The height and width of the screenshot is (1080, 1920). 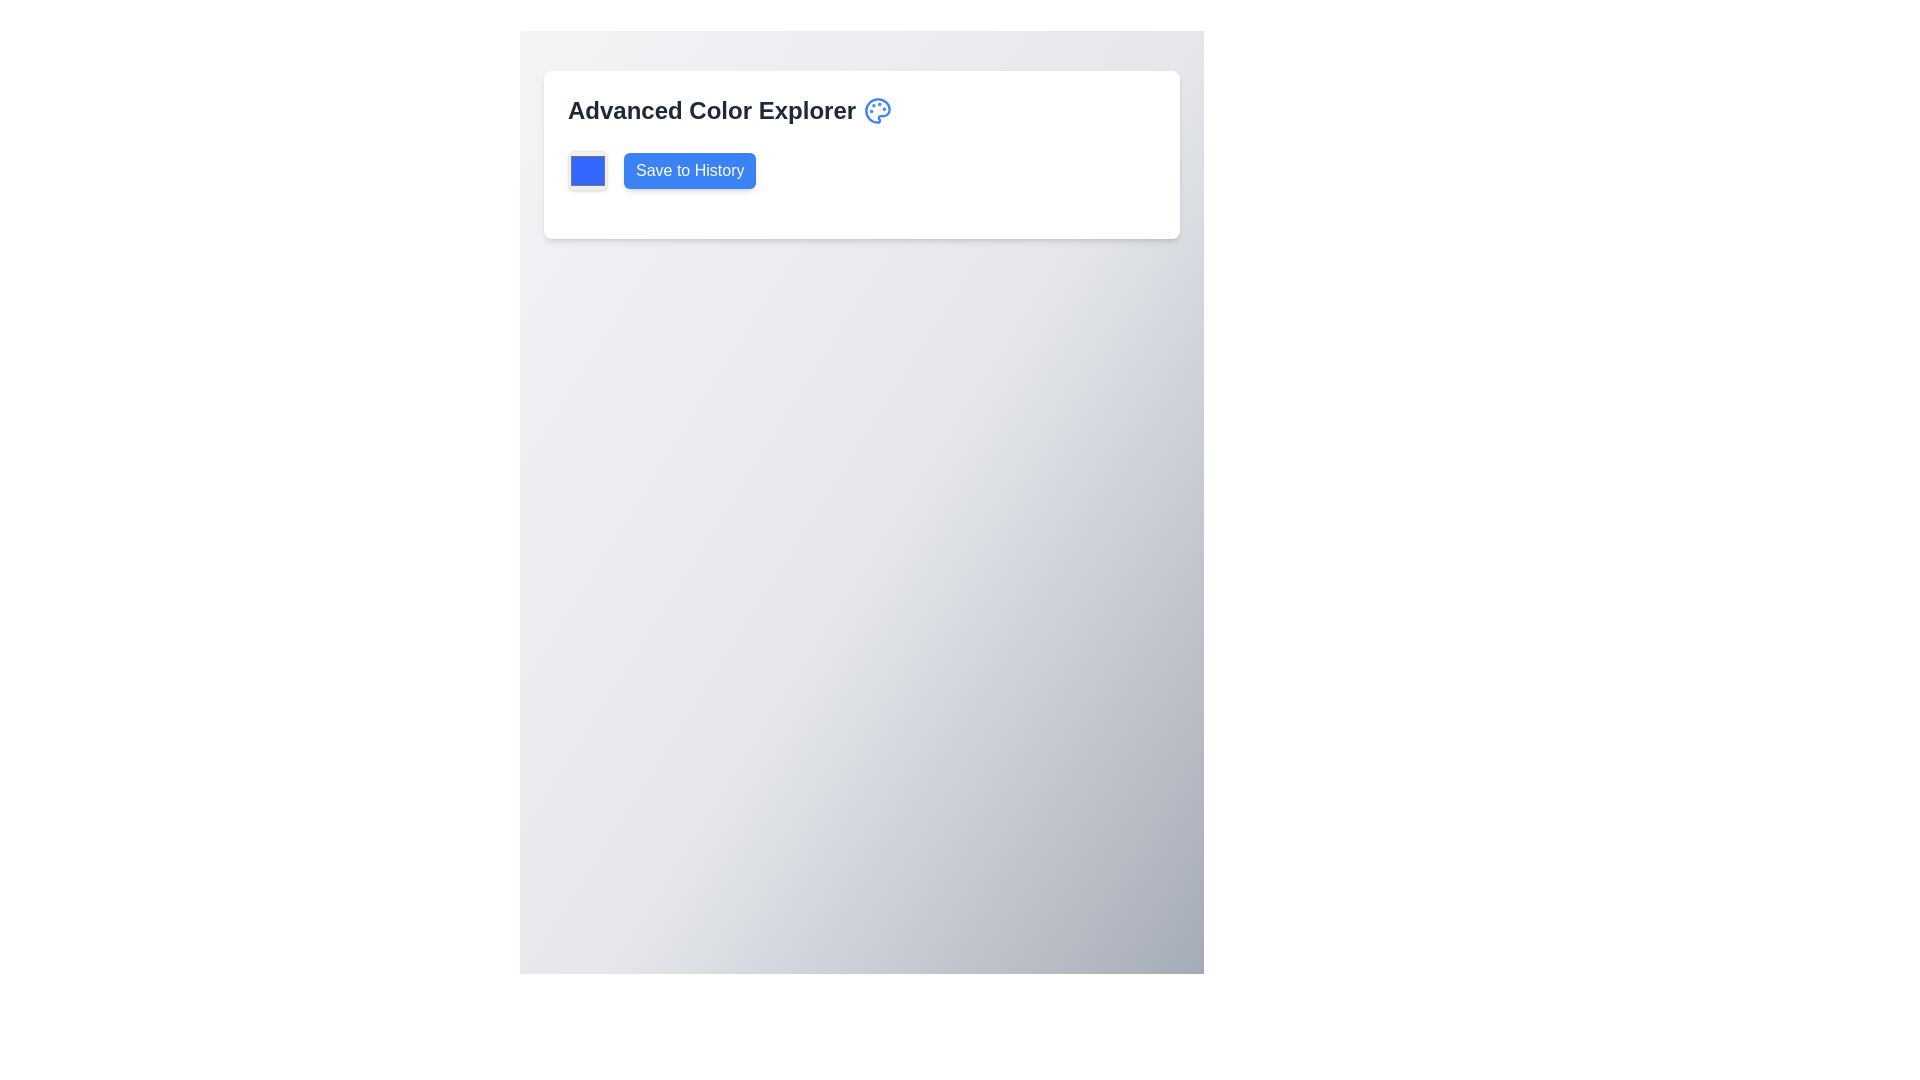 What do you see at coordinates (587, 169) in the screenshot?
I see `the color picker square located to the left of the 'Save to History' button to choose a color` at bounding box center [587, 169].